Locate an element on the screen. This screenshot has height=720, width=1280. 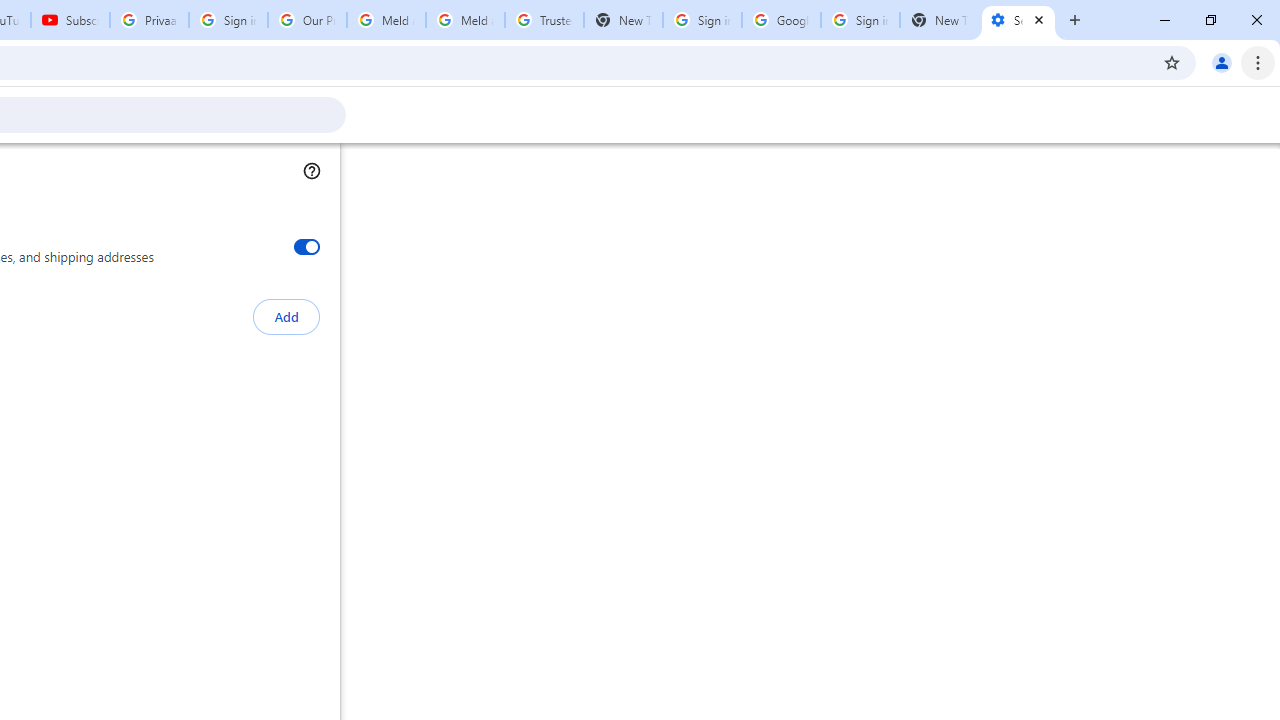
'Google Cybersecurity Innovations - Google Safety Center' is located at coordinates (780, 20).